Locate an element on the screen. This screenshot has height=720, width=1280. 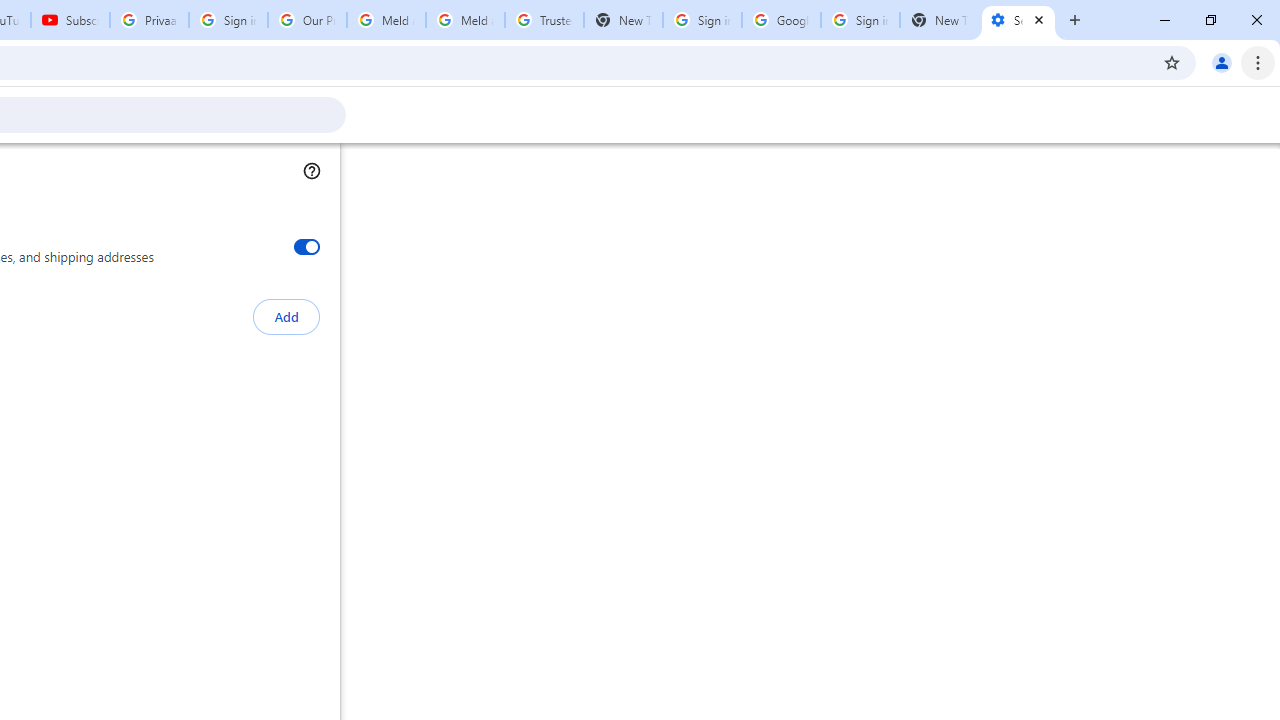
'Google Cybersecurity Innovations - Google Safety Center' is located at coordinates (780, 20).